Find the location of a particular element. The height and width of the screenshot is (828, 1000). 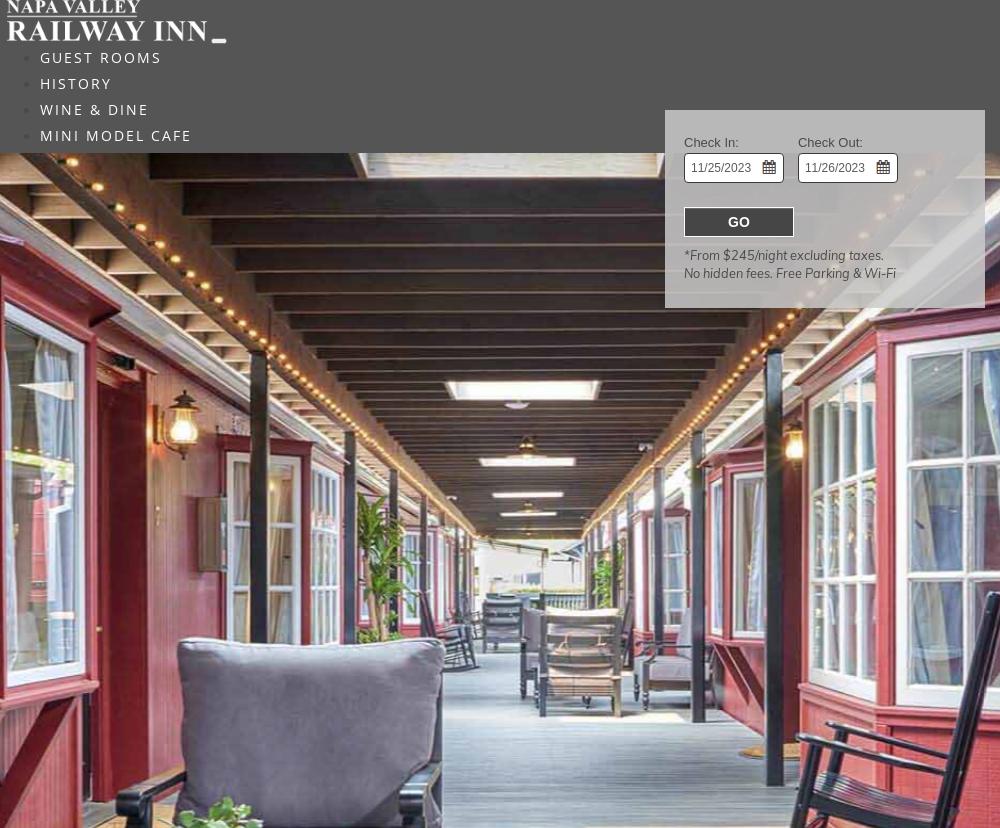

'Go' is located at coordinates (737, 221).